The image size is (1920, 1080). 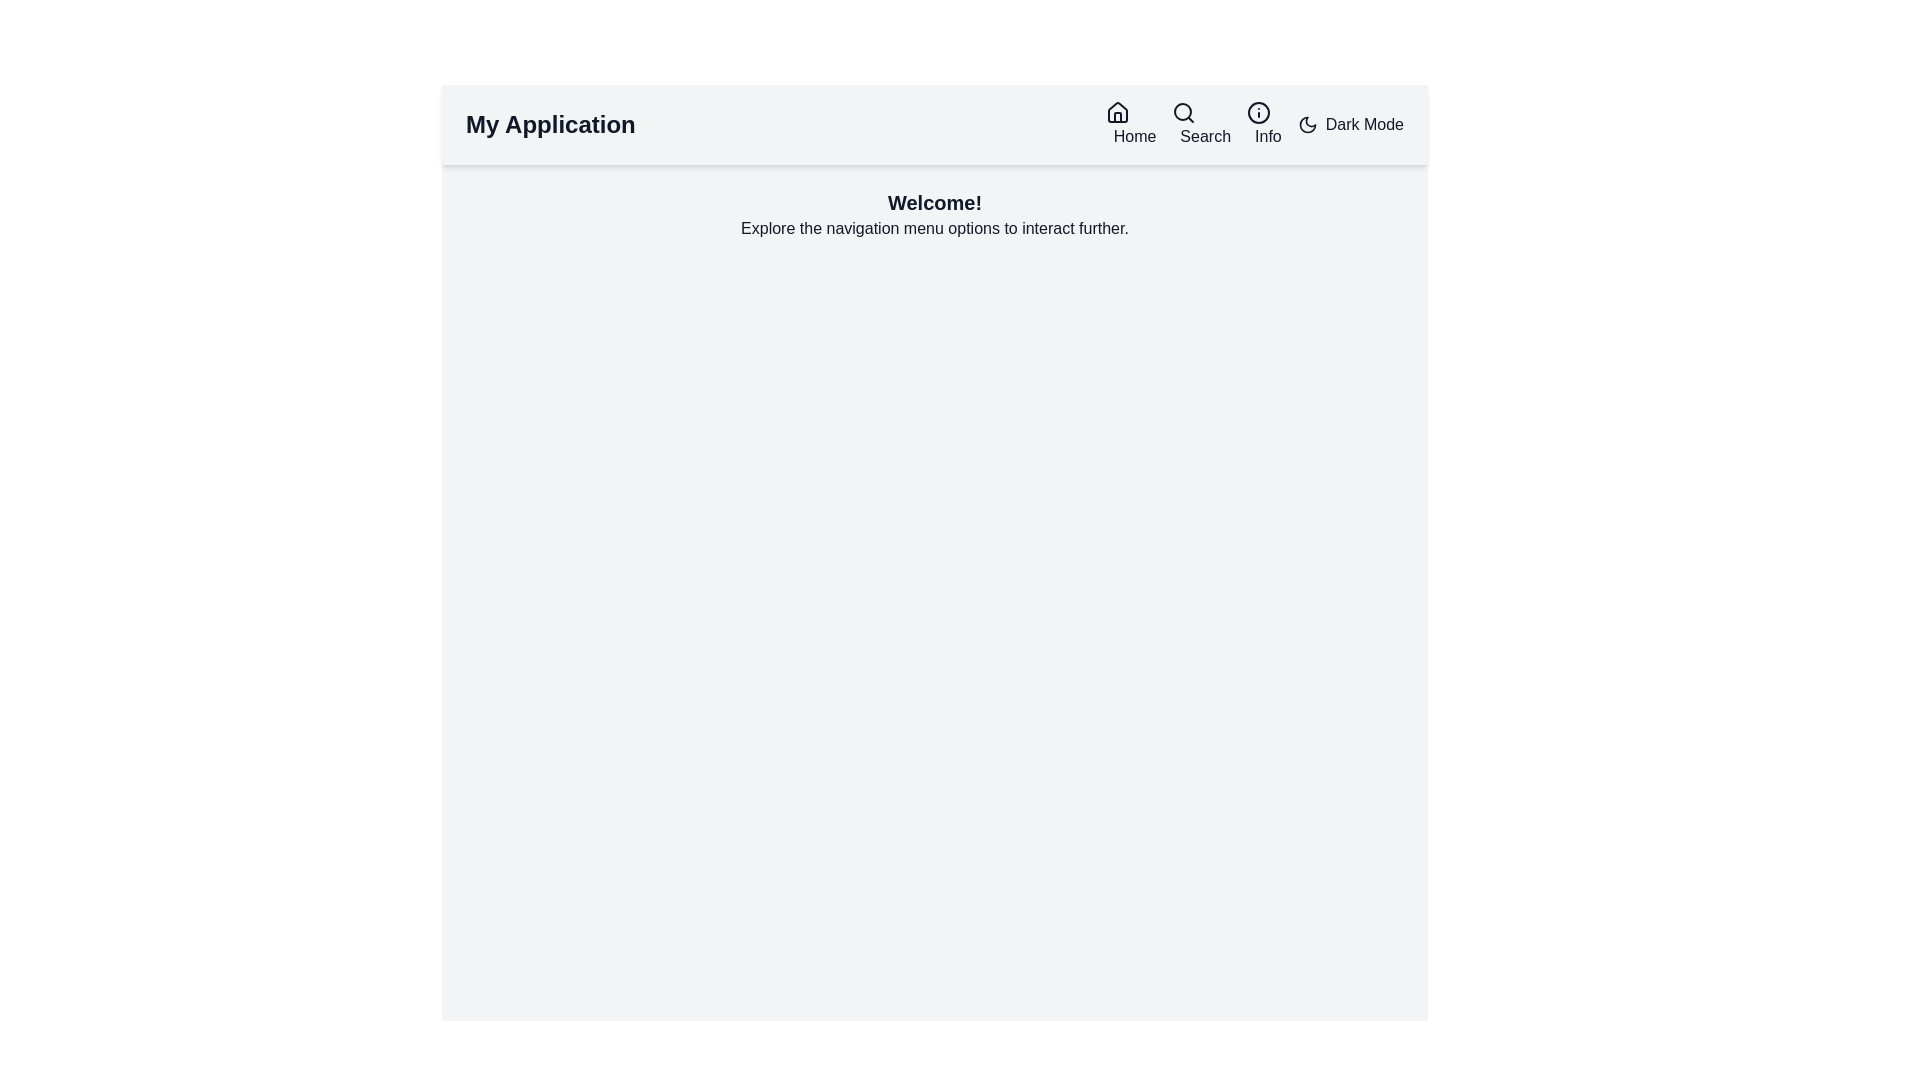 What do you see at coordinates (1267, 135) in the screenshot?
I see `the 'Info' text label located on the far right side of the navigation bar, positioned between the 'Search' button and the 'Dark Mode' option` at bounding box center [1267, 135].